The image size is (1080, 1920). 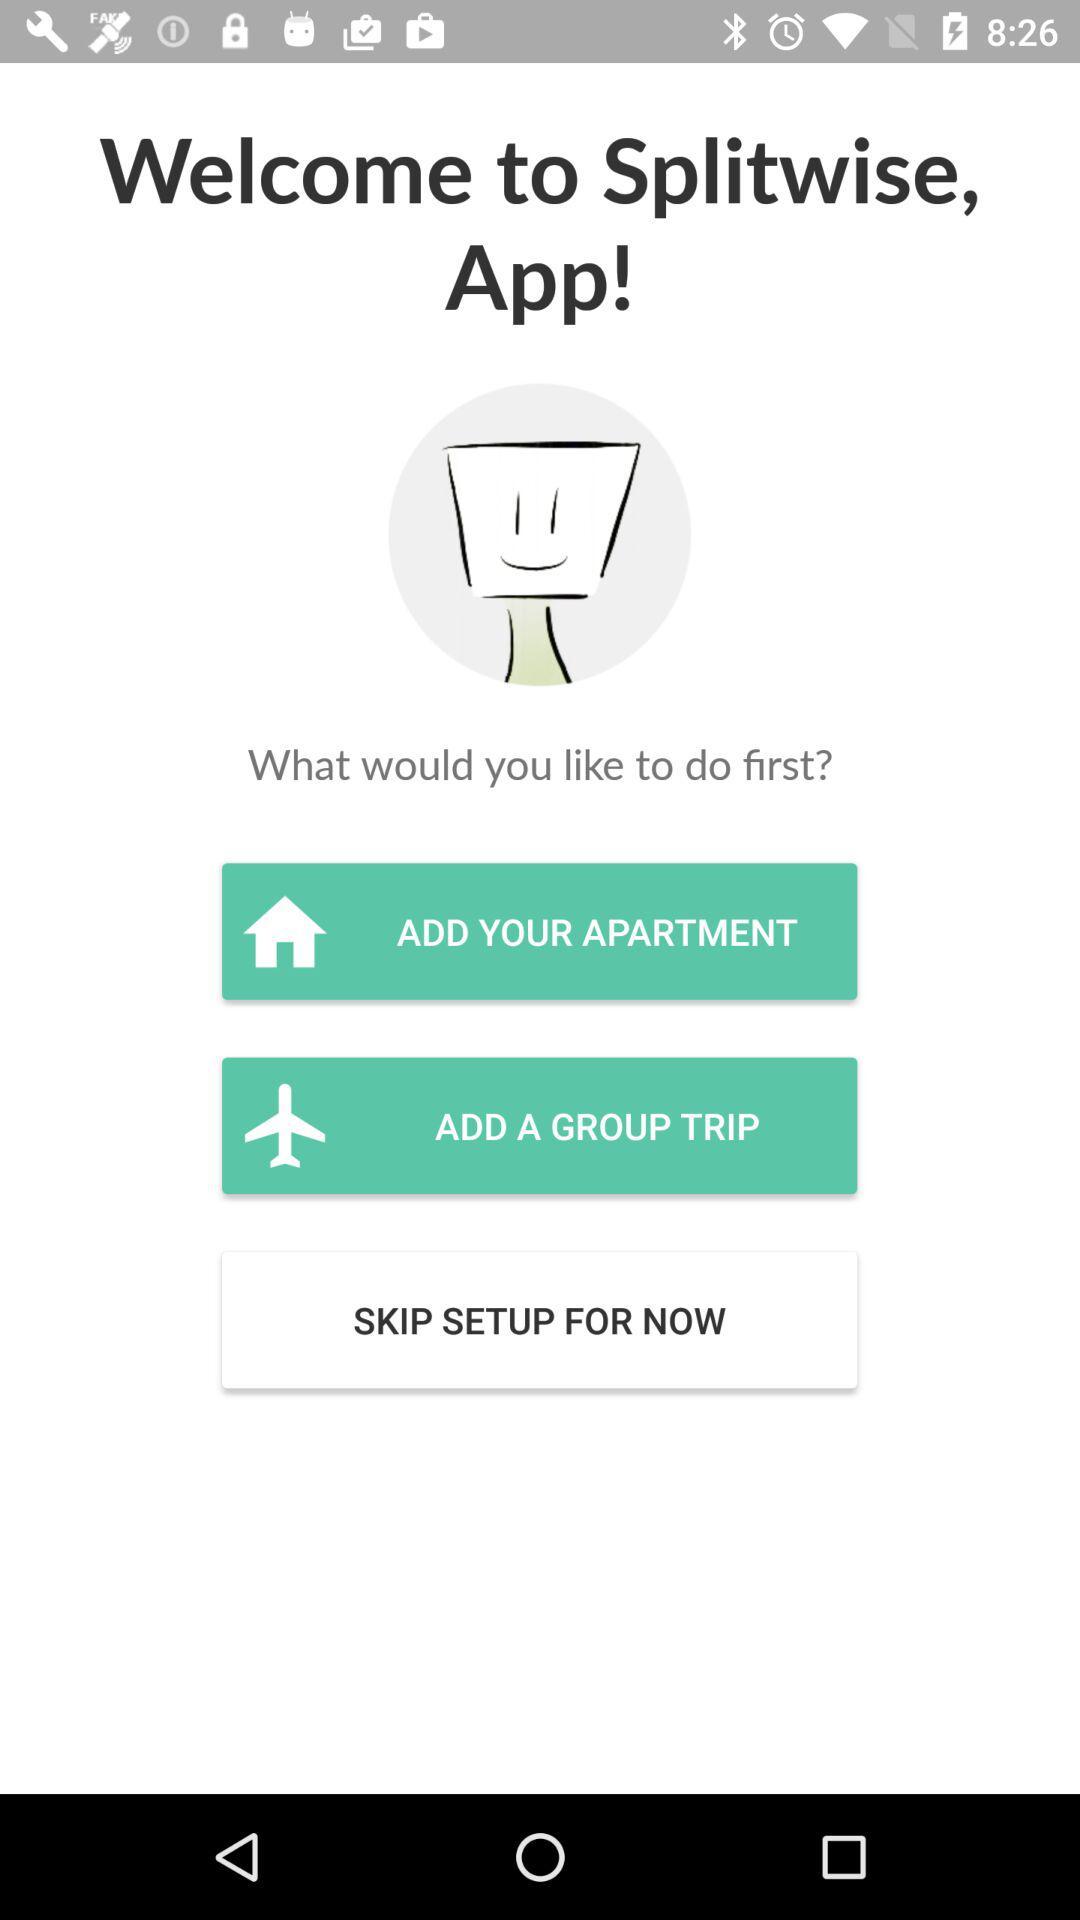 What do you see at coordinates (538, 930) in the screenshot?
I see `item above the add a group` at bounding box center [538, 930].